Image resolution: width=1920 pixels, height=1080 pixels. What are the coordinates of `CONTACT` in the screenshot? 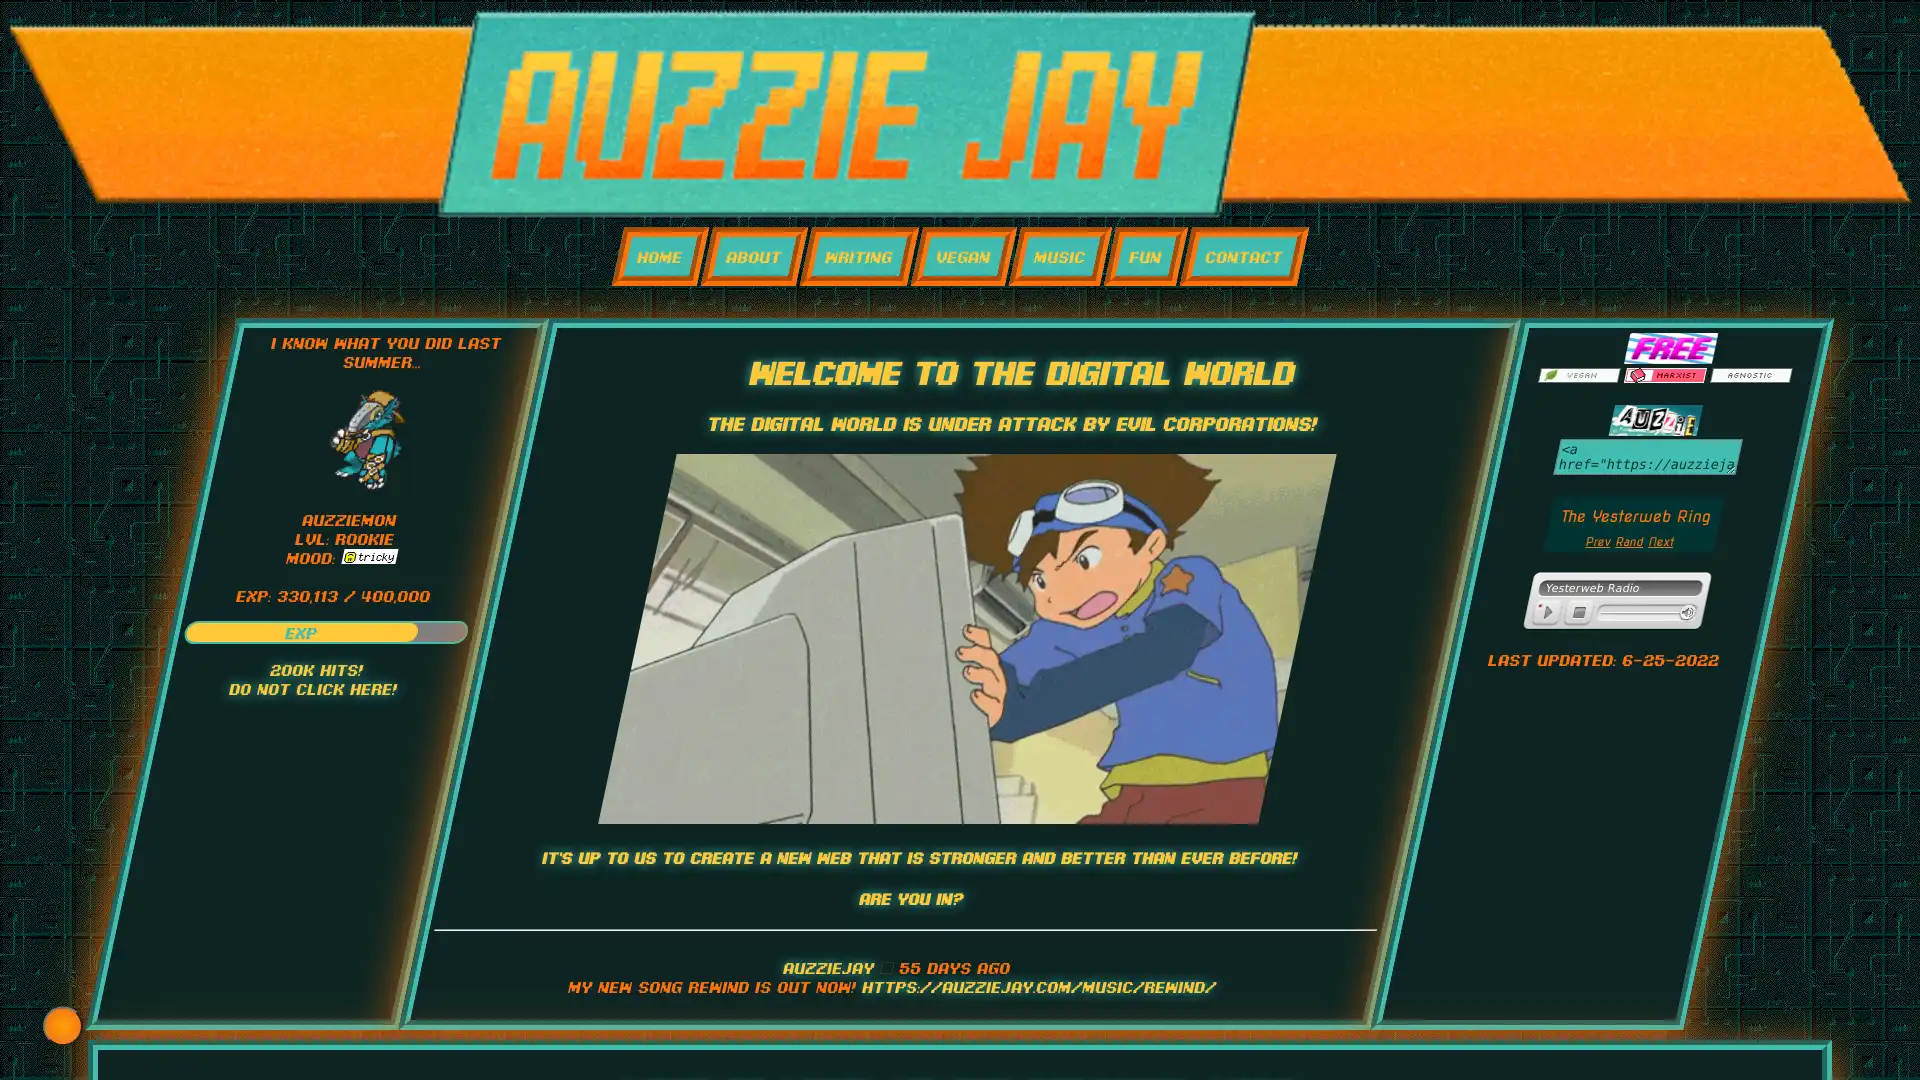 It's located at (1242, 255).